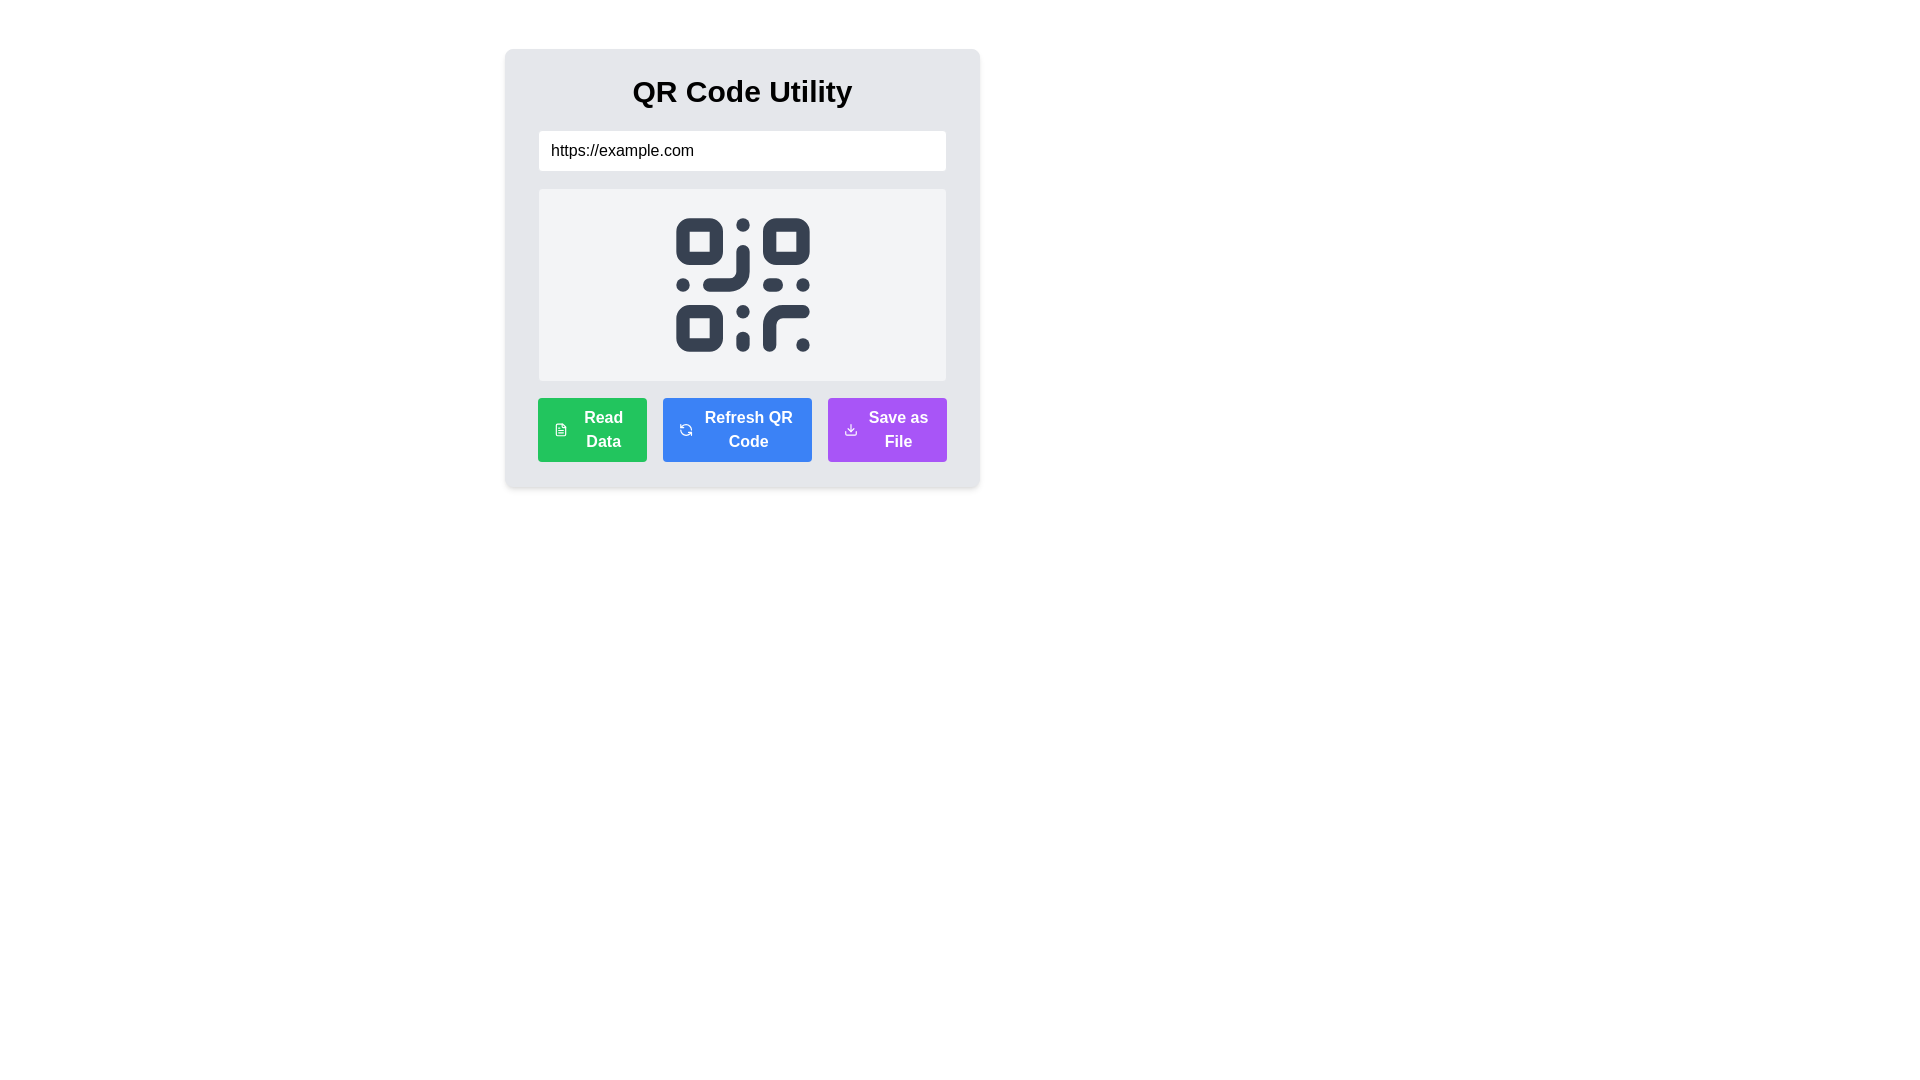 Image resolution: width=1920 pixels, height=1080 pixels. Describe the element at coordinates (736, 428) in the screenshot. I see `the refresh button located between the 'Read Data' and 'Save as File' buttons to refresh the displayed QR code` at that location.